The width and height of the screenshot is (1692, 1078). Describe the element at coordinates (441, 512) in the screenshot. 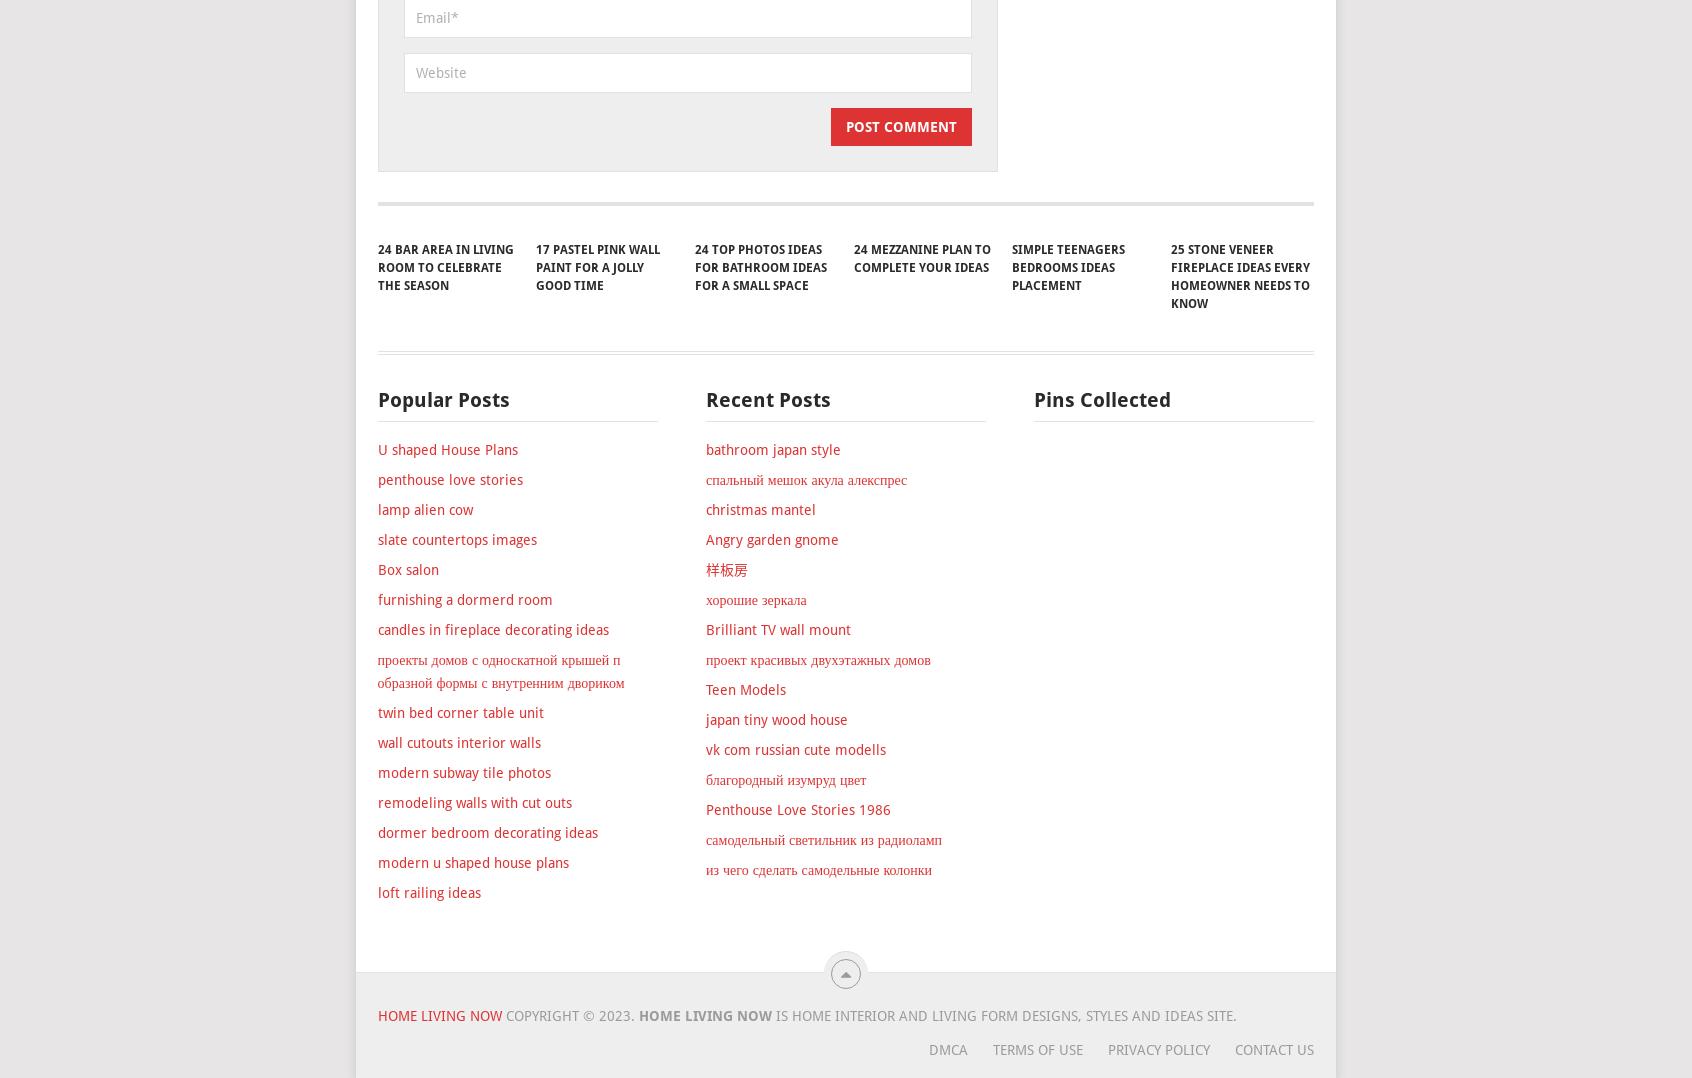

I see `'Popular Posts'` at that location.